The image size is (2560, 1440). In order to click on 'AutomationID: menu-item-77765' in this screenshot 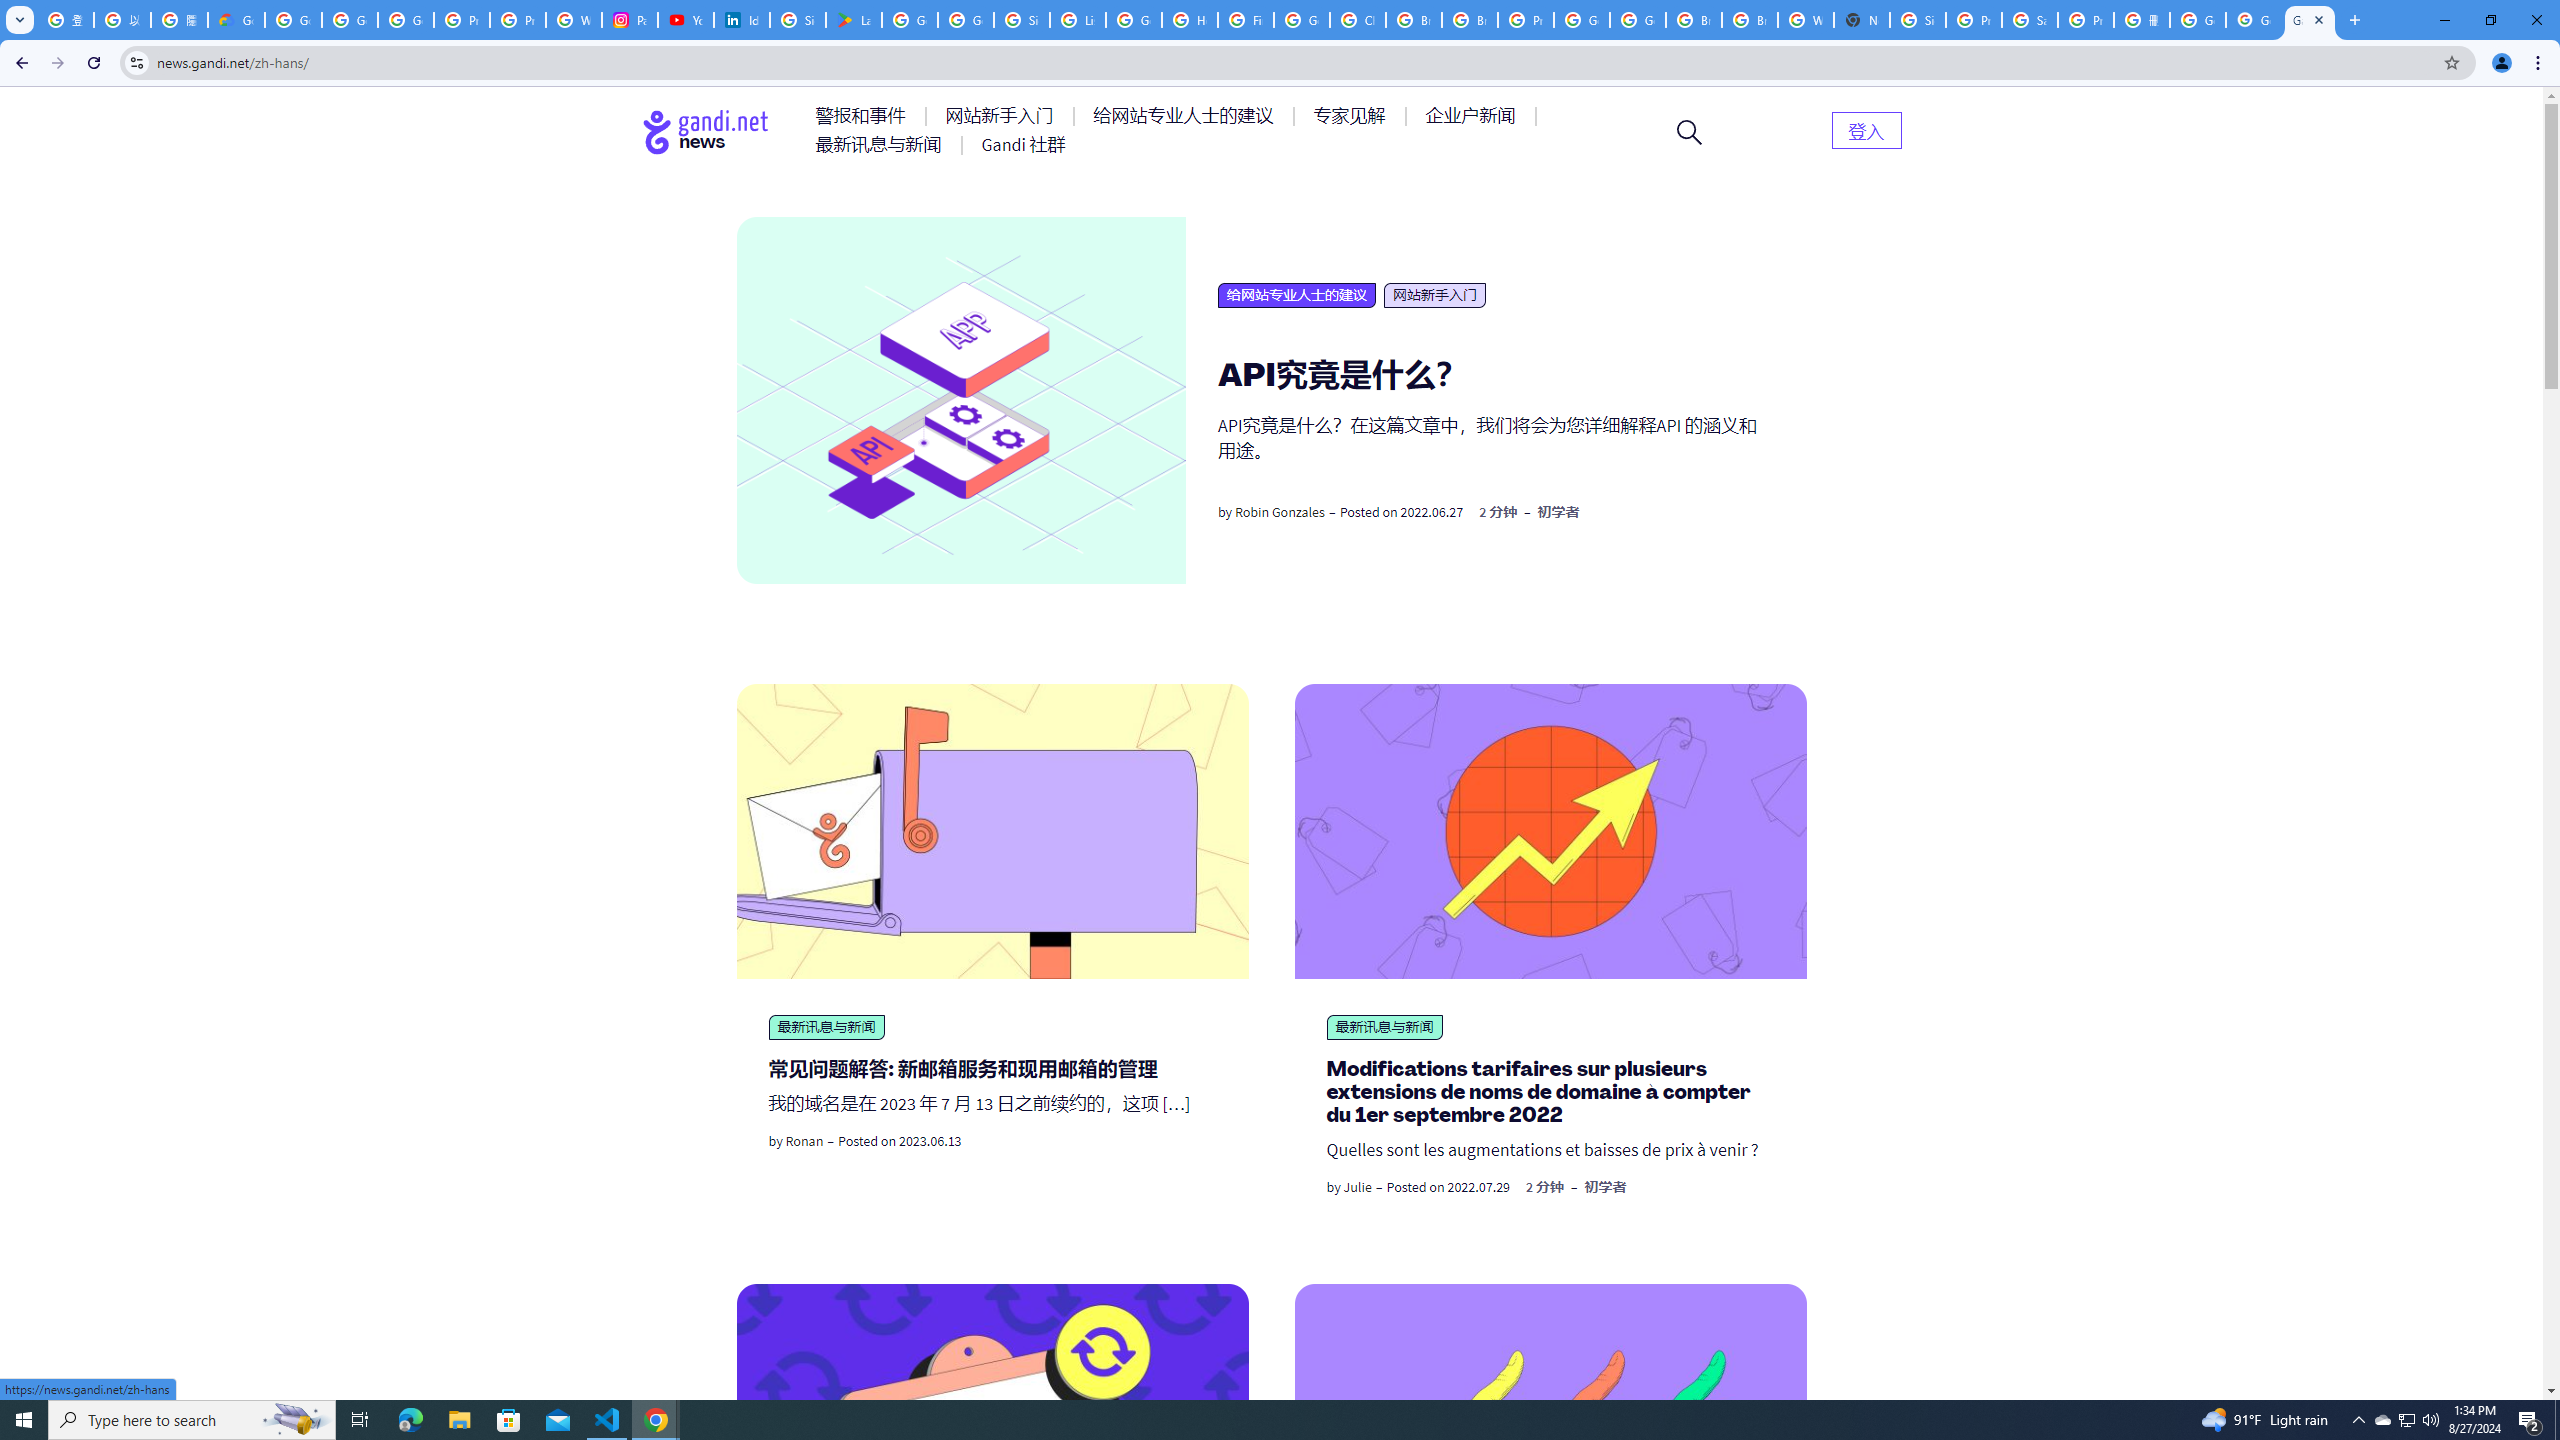, I will do `click(1473, 114)`.